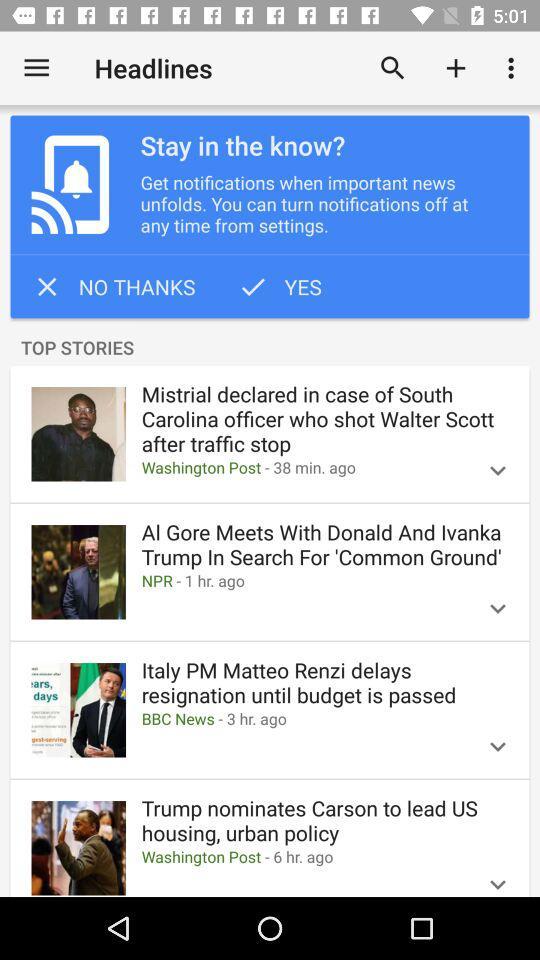 This screenshot has width=540, height=960. I want to click on al gore meets item, so click(325, 545).